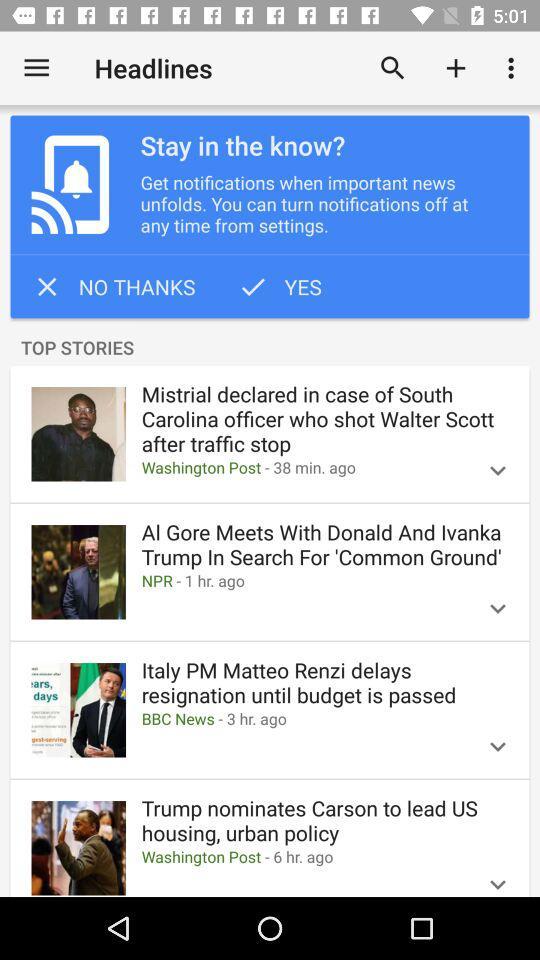 This screenshot has width=540, height=960. I want to click on al gore meets item, so click(325, 545).